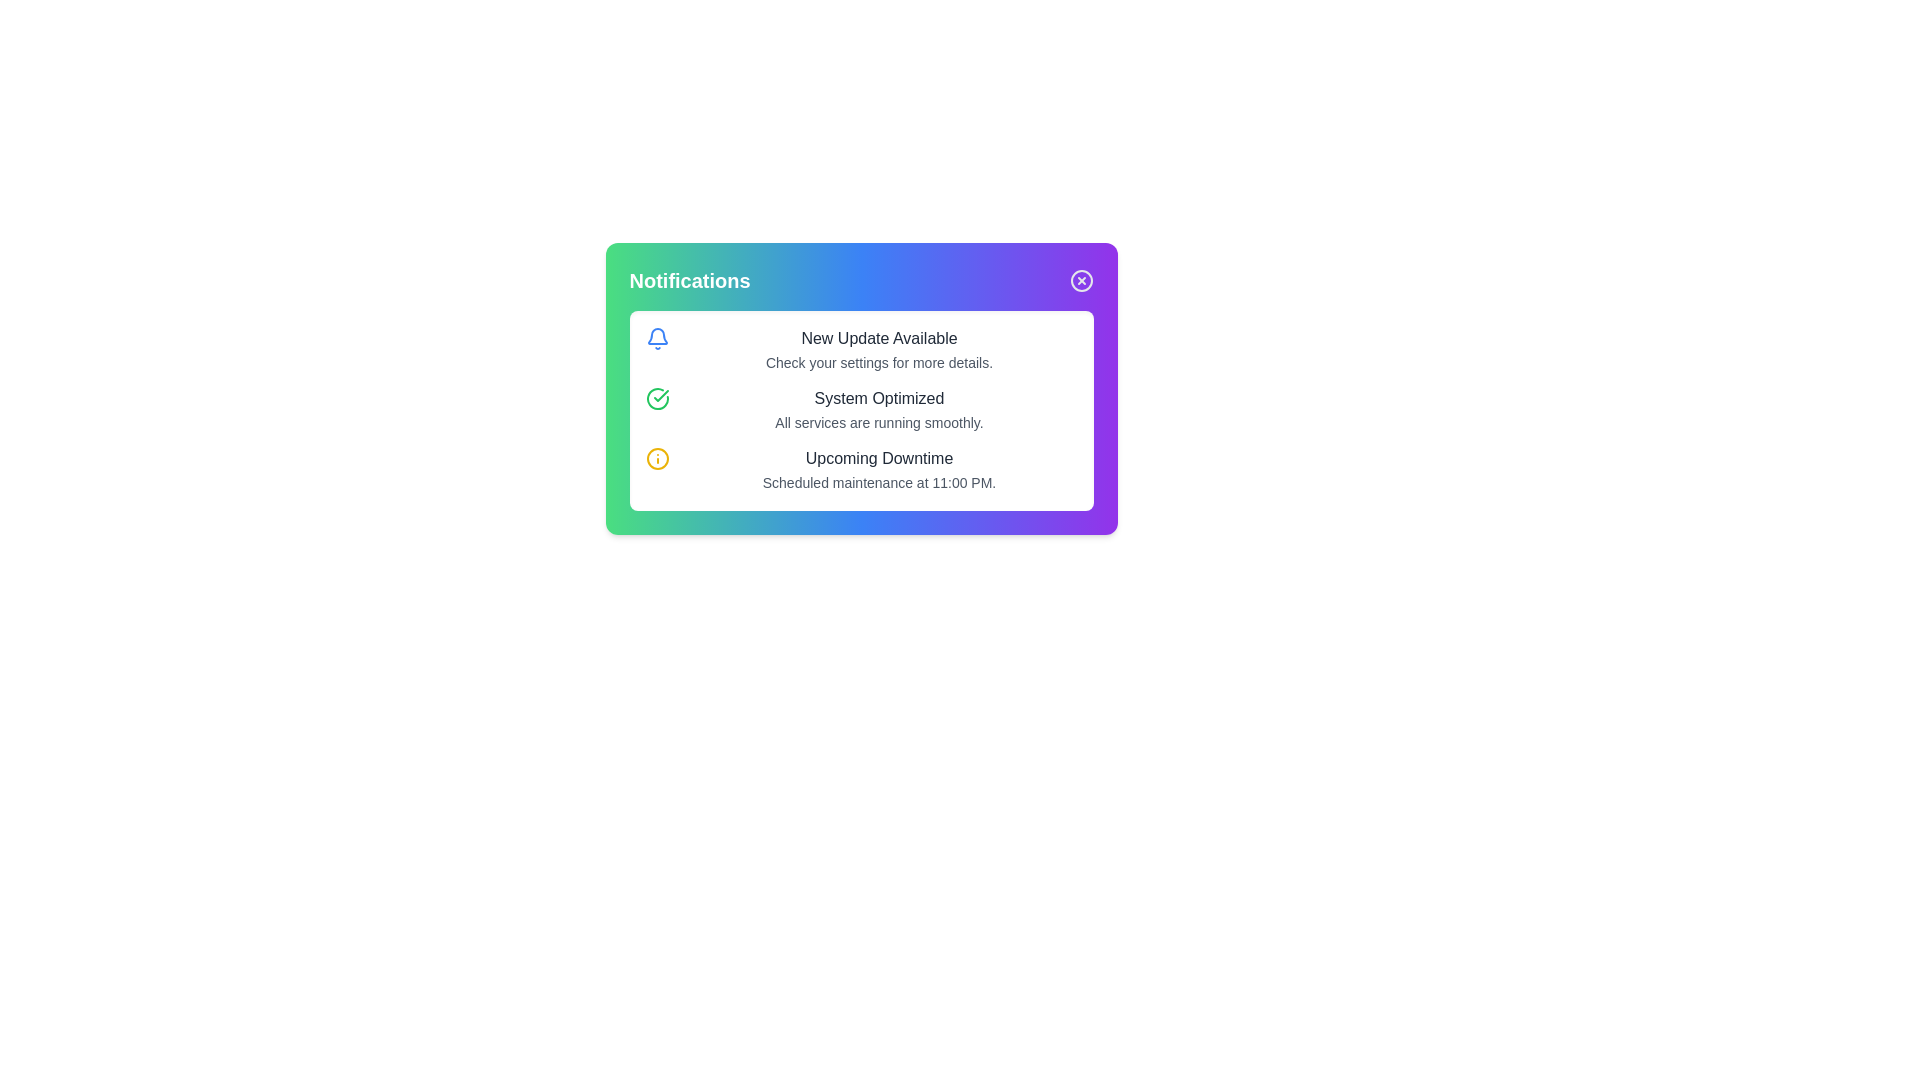 Image resolution: width=1920 pixels, height=1080 pixels. Describe the element at coordinates (879, 338) in the screenshot. I see `text of the notification's title located in the upper section of the notification card, which is the first line of textual information` at that location.